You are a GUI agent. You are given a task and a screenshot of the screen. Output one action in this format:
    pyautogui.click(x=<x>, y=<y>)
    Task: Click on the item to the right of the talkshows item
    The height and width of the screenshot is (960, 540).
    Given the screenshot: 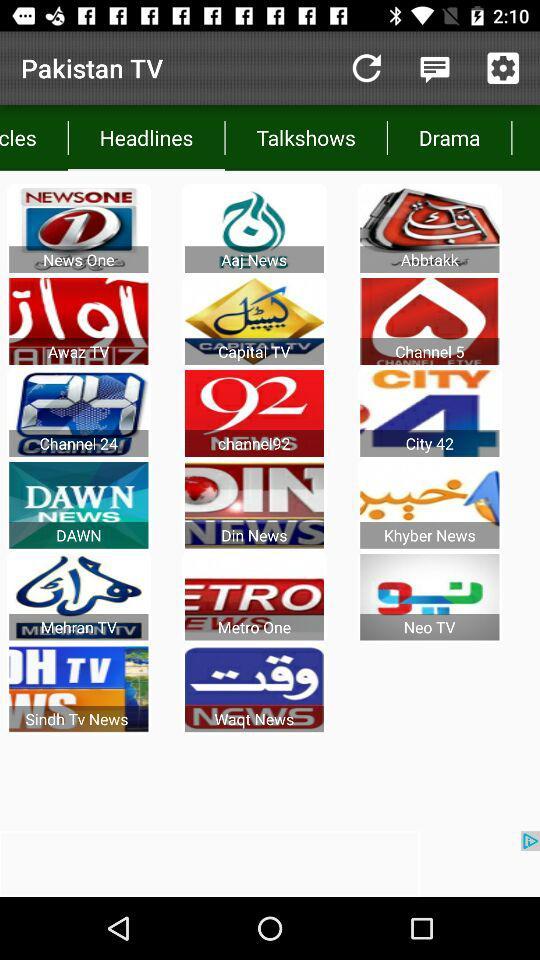 What is the action you would take?
    pyautogui.click(x=449, y=136)
    